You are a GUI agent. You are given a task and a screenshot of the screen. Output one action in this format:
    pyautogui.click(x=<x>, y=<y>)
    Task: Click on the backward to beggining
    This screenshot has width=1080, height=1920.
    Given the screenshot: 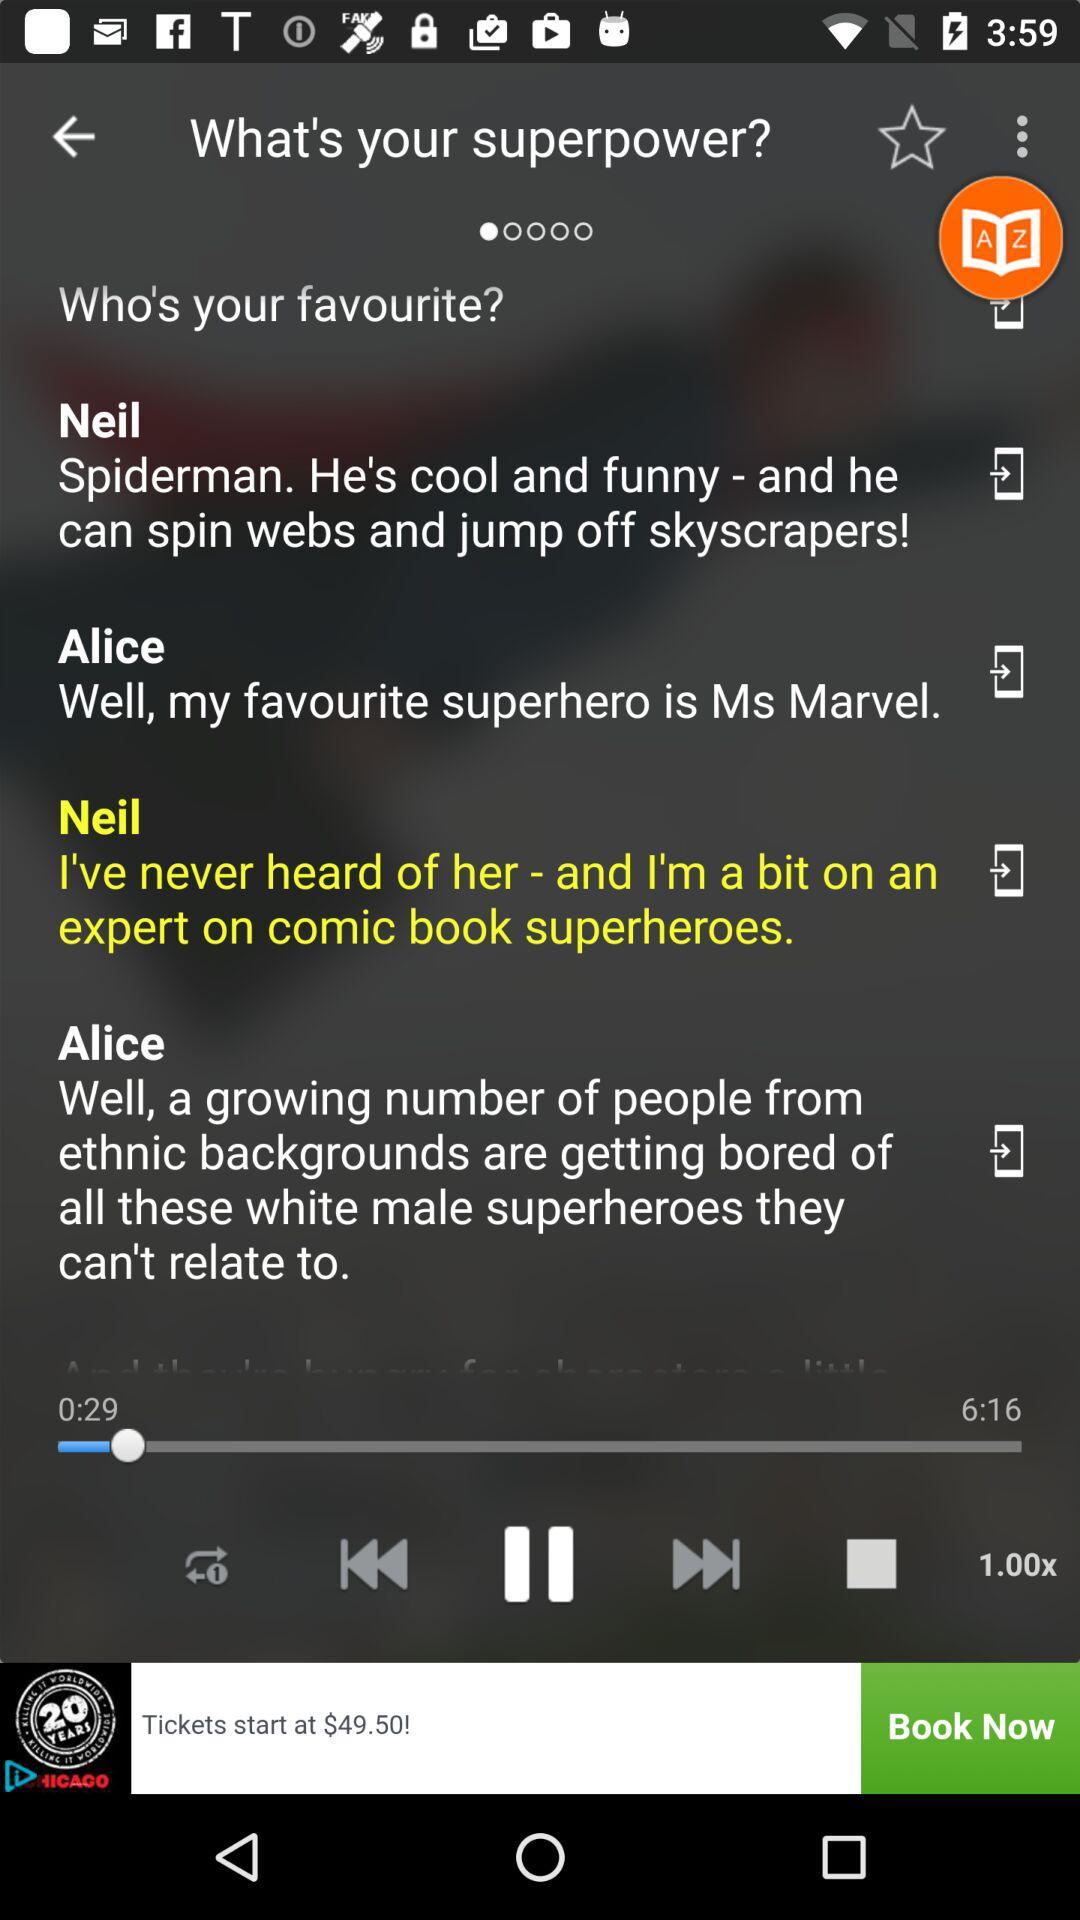 What is the action you would take?
    pyautogui.click(x=373, y=1562)
    